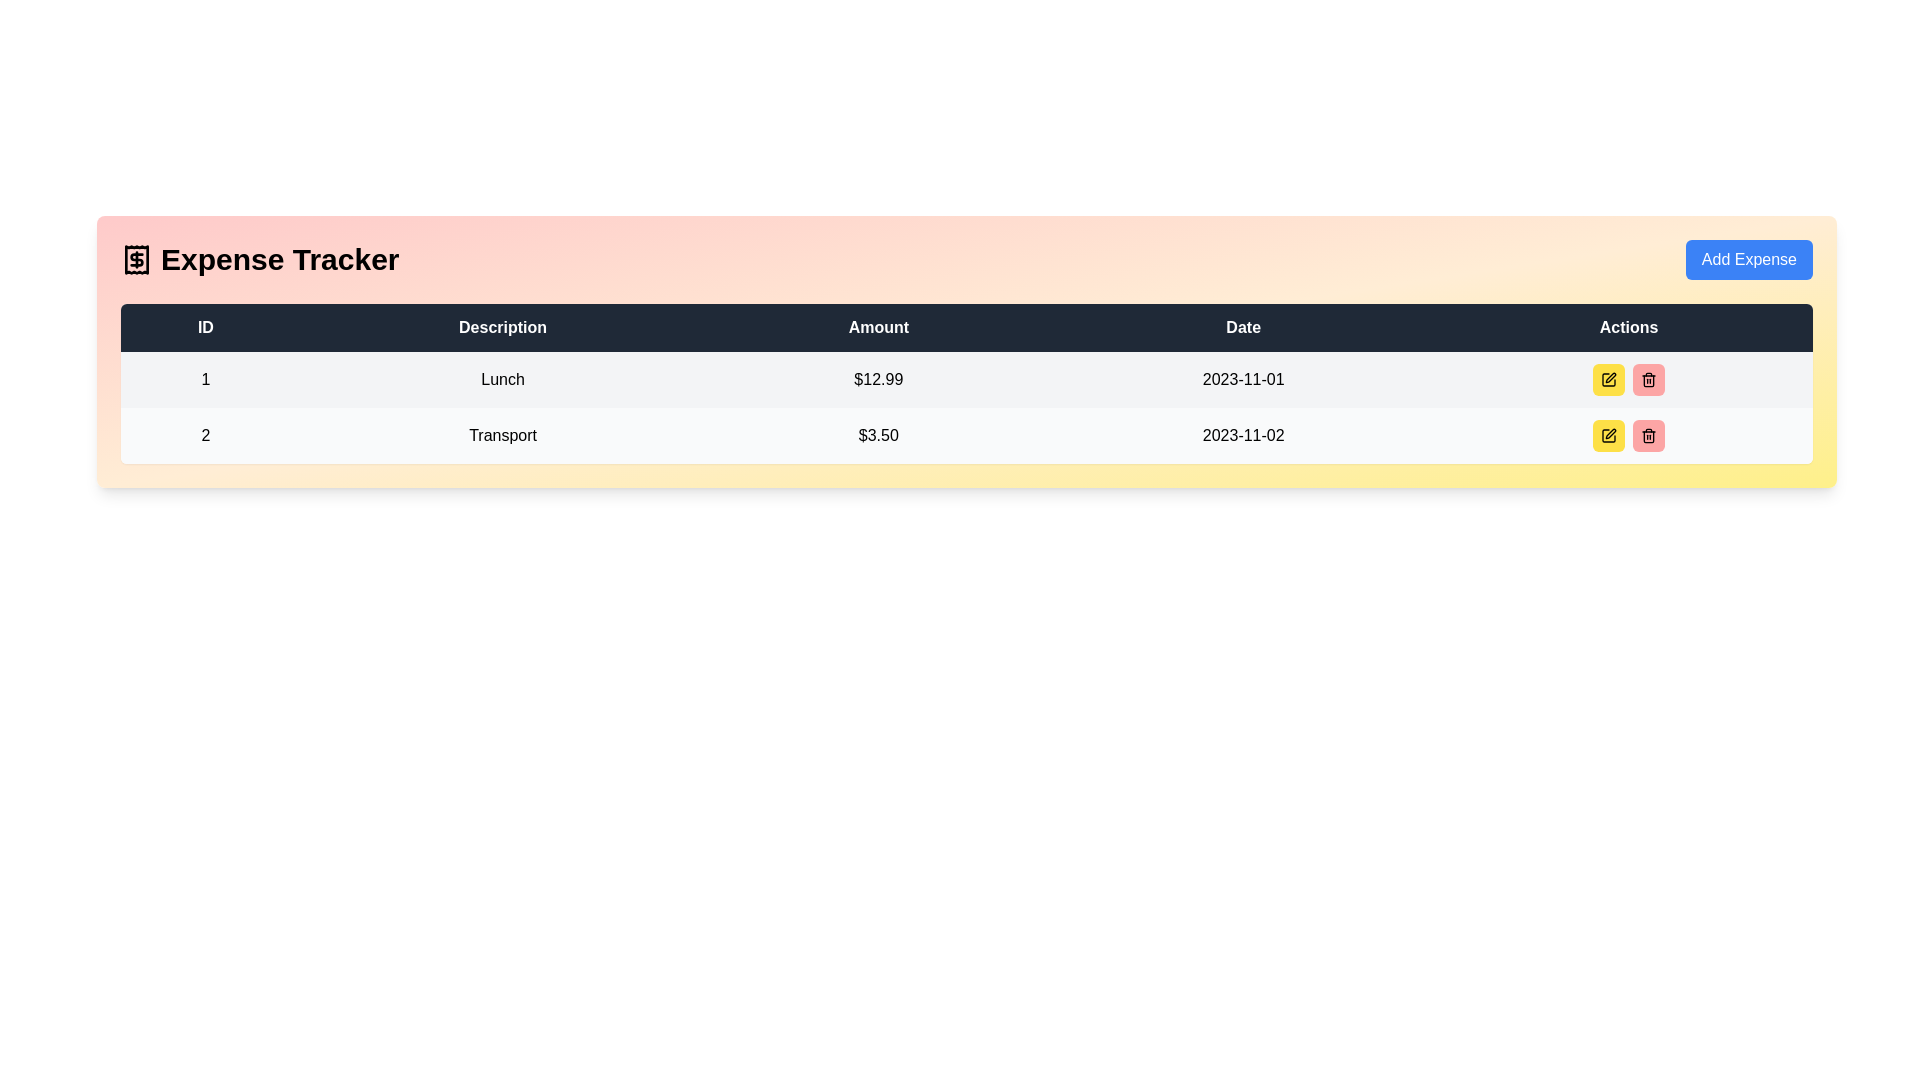 This screenshot has height=1080, width=1920. What do you see at coordinates (259, 258) in the screenshot?
I see `title from the Header located in the top-left section of the interface, which includes an icon and text, positioned to the left of the 'Add Expense' button` at bounding box center [259, 258].